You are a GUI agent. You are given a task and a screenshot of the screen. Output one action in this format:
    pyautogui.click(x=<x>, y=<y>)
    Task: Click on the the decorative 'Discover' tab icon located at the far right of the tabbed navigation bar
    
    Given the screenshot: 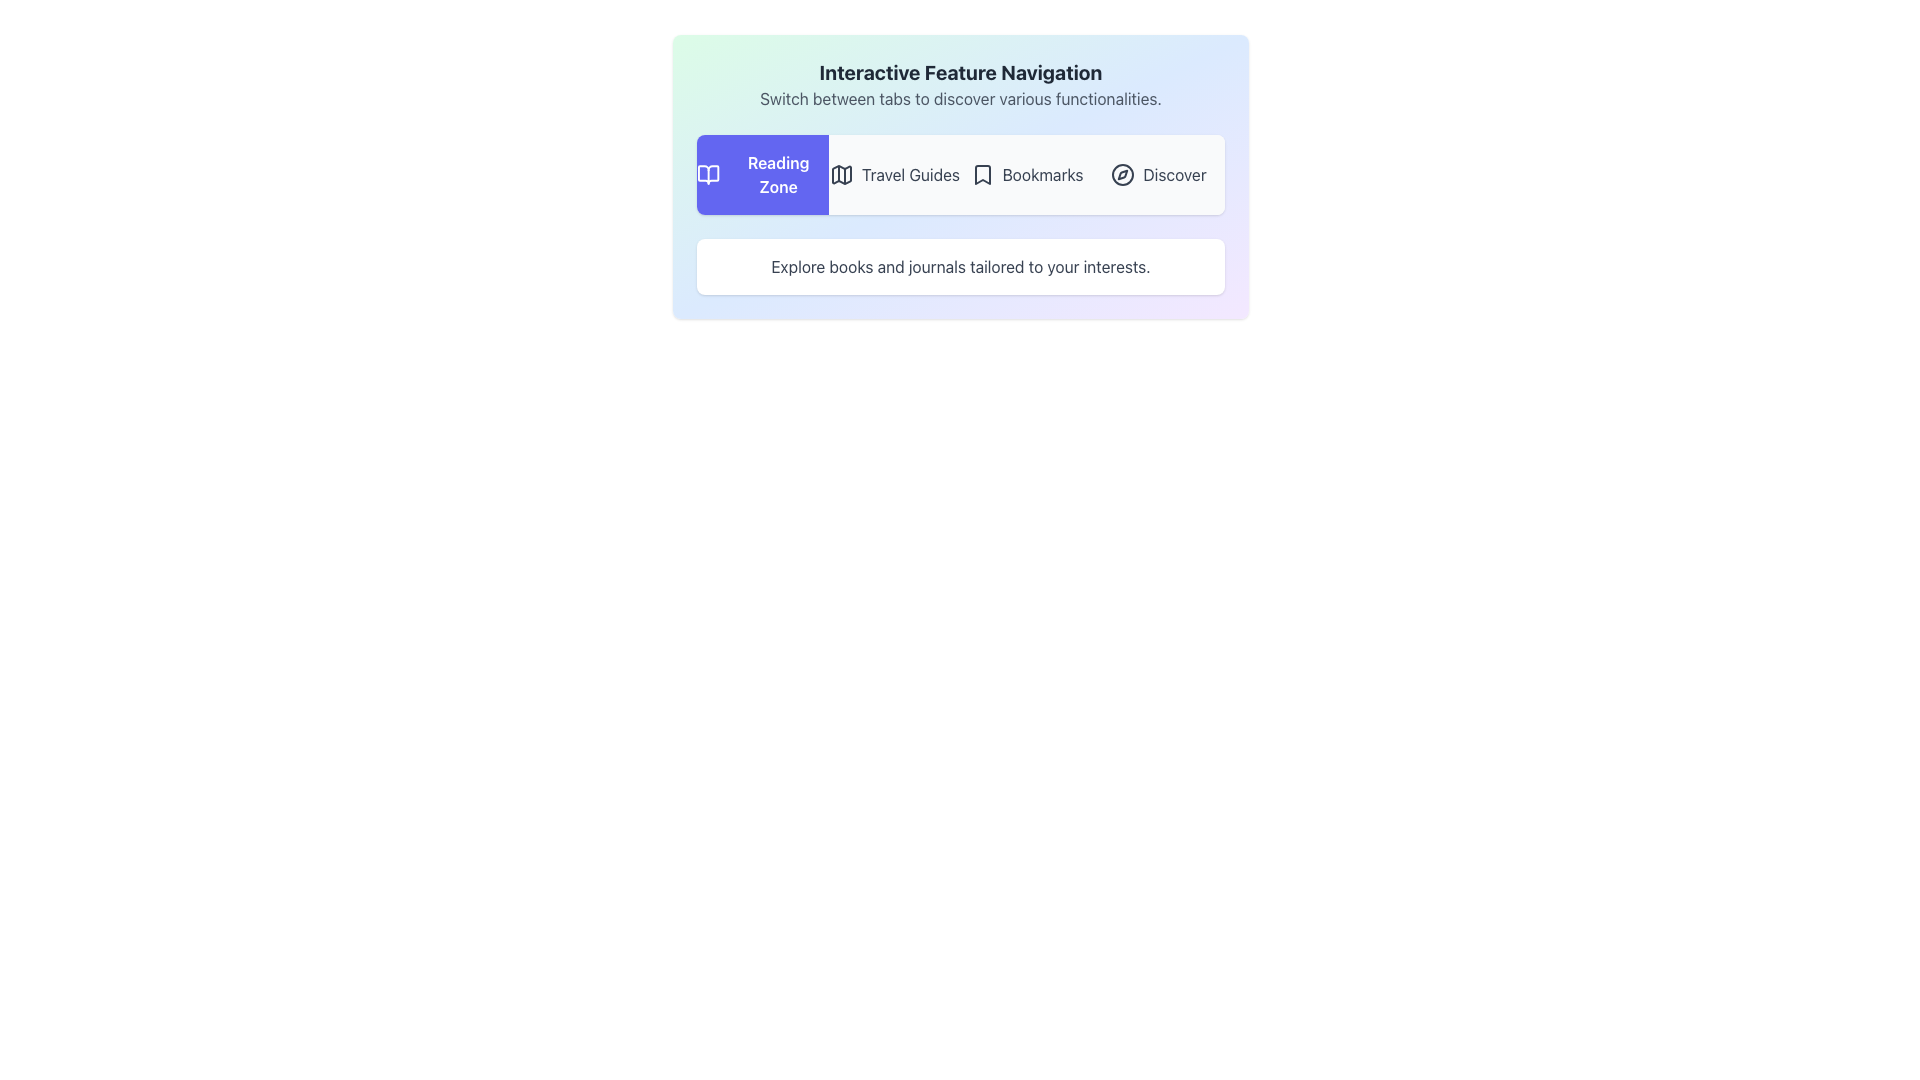 What is the action you would take?
    pyautogui.click(x=1123, y=173)
    